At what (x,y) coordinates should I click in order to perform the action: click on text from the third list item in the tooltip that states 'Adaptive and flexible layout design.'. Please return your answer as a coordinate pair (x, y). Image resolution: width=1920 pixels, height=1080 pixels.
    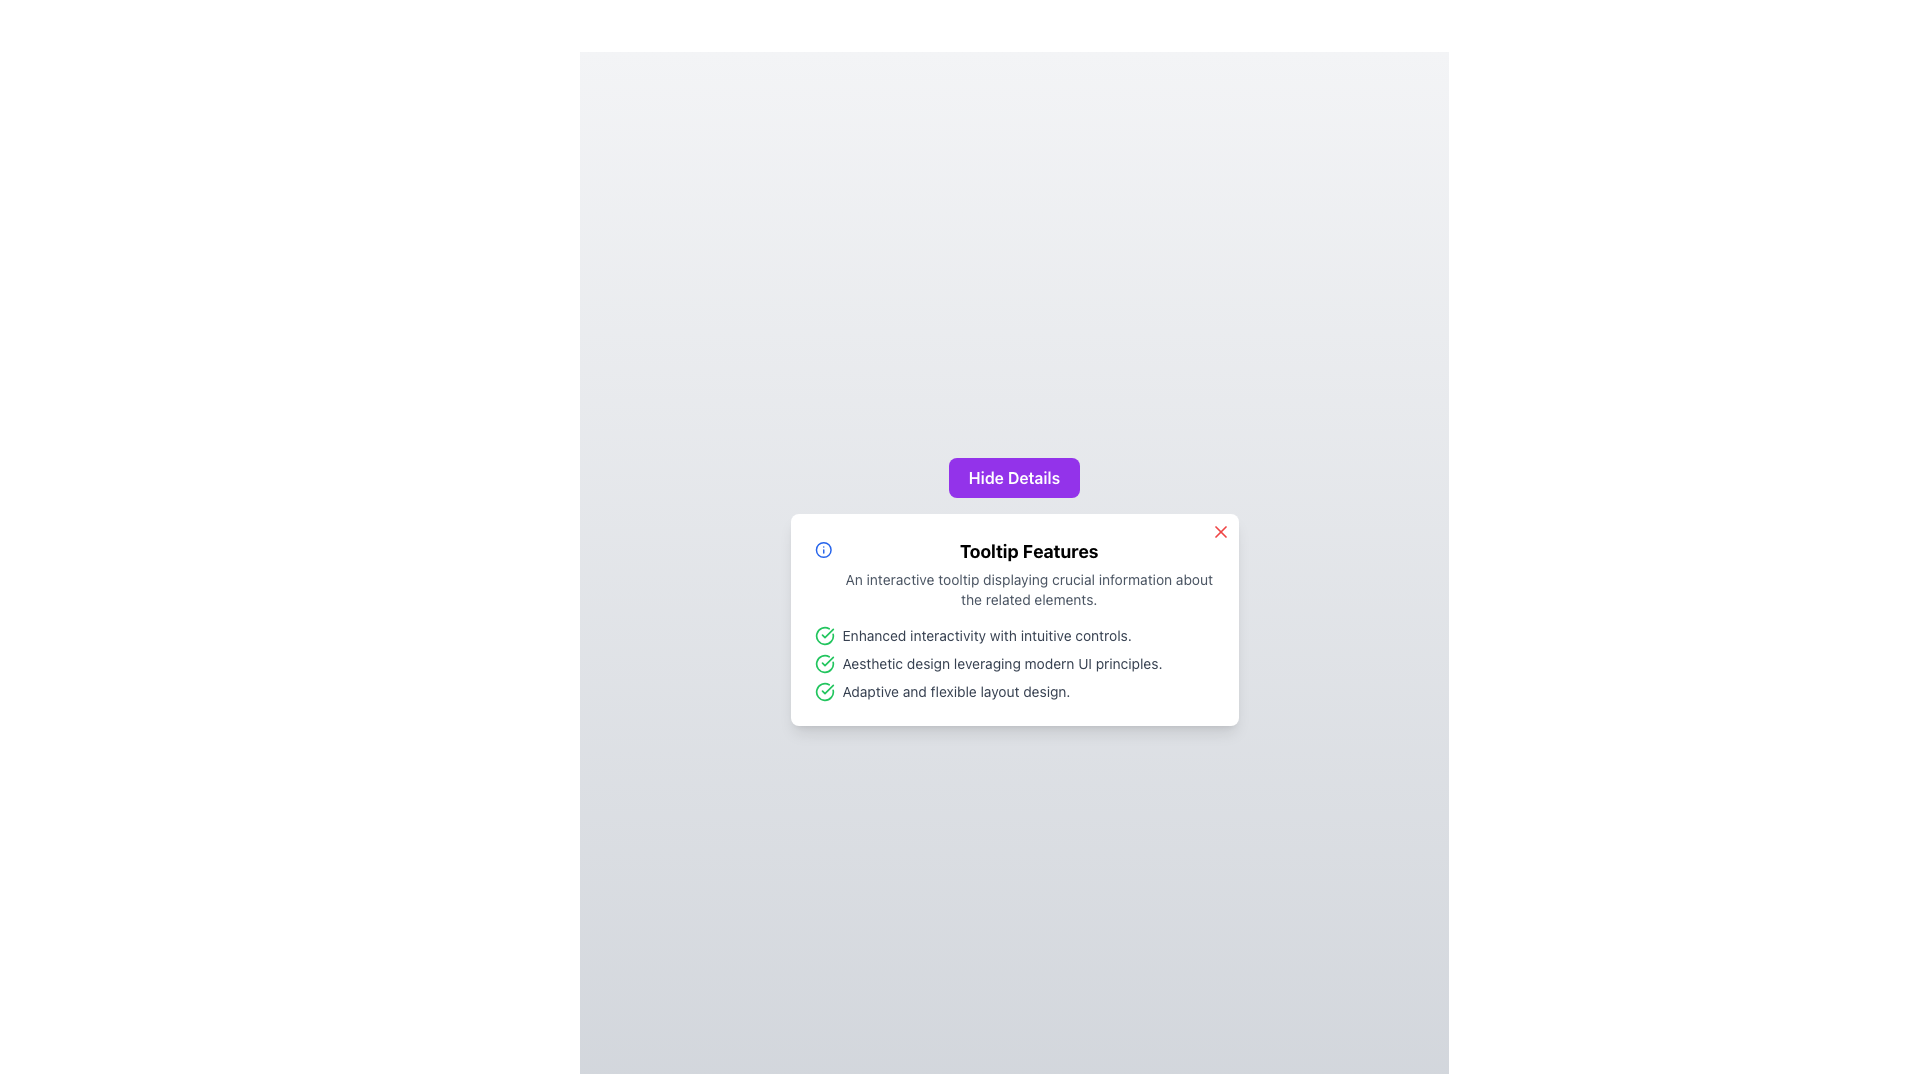
    Looking at the image, I should click on (1014, 690).